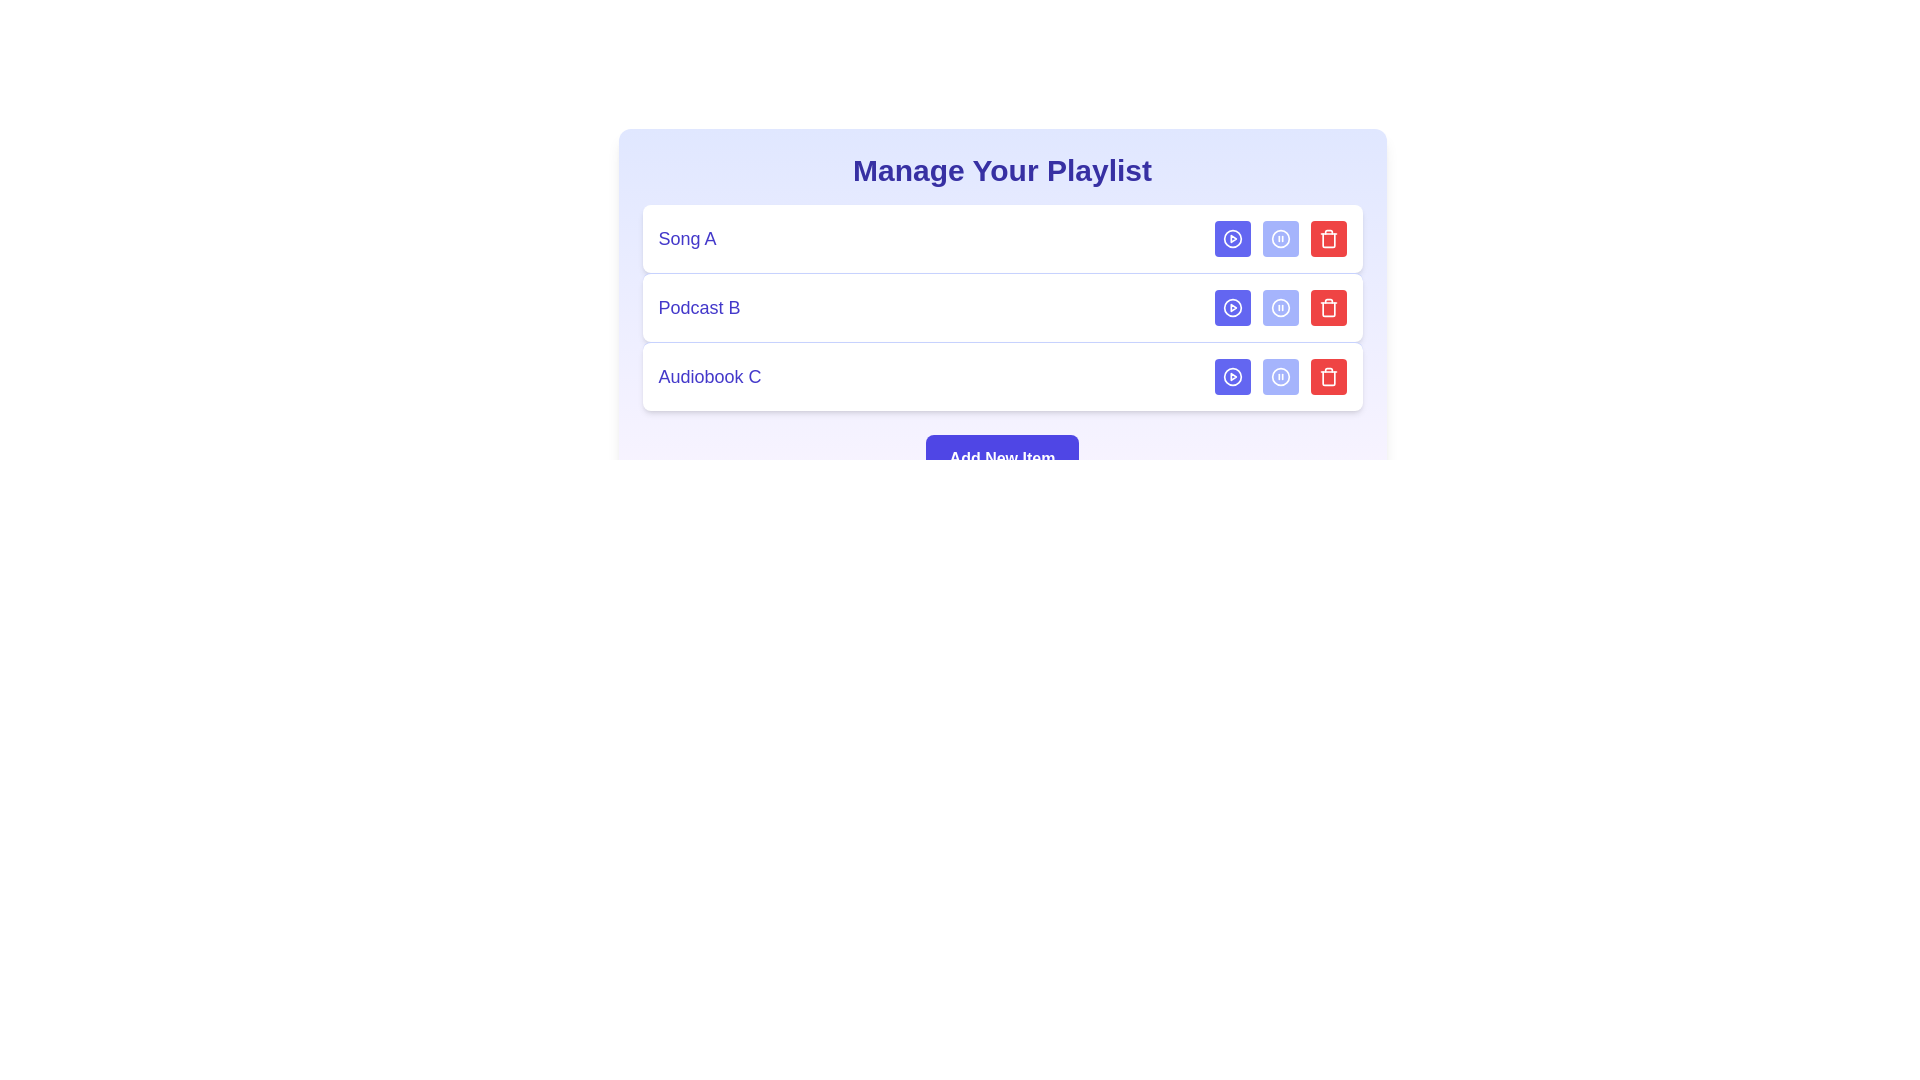  I want to click on the delete button for the media item Song A, so click(1328, 238).